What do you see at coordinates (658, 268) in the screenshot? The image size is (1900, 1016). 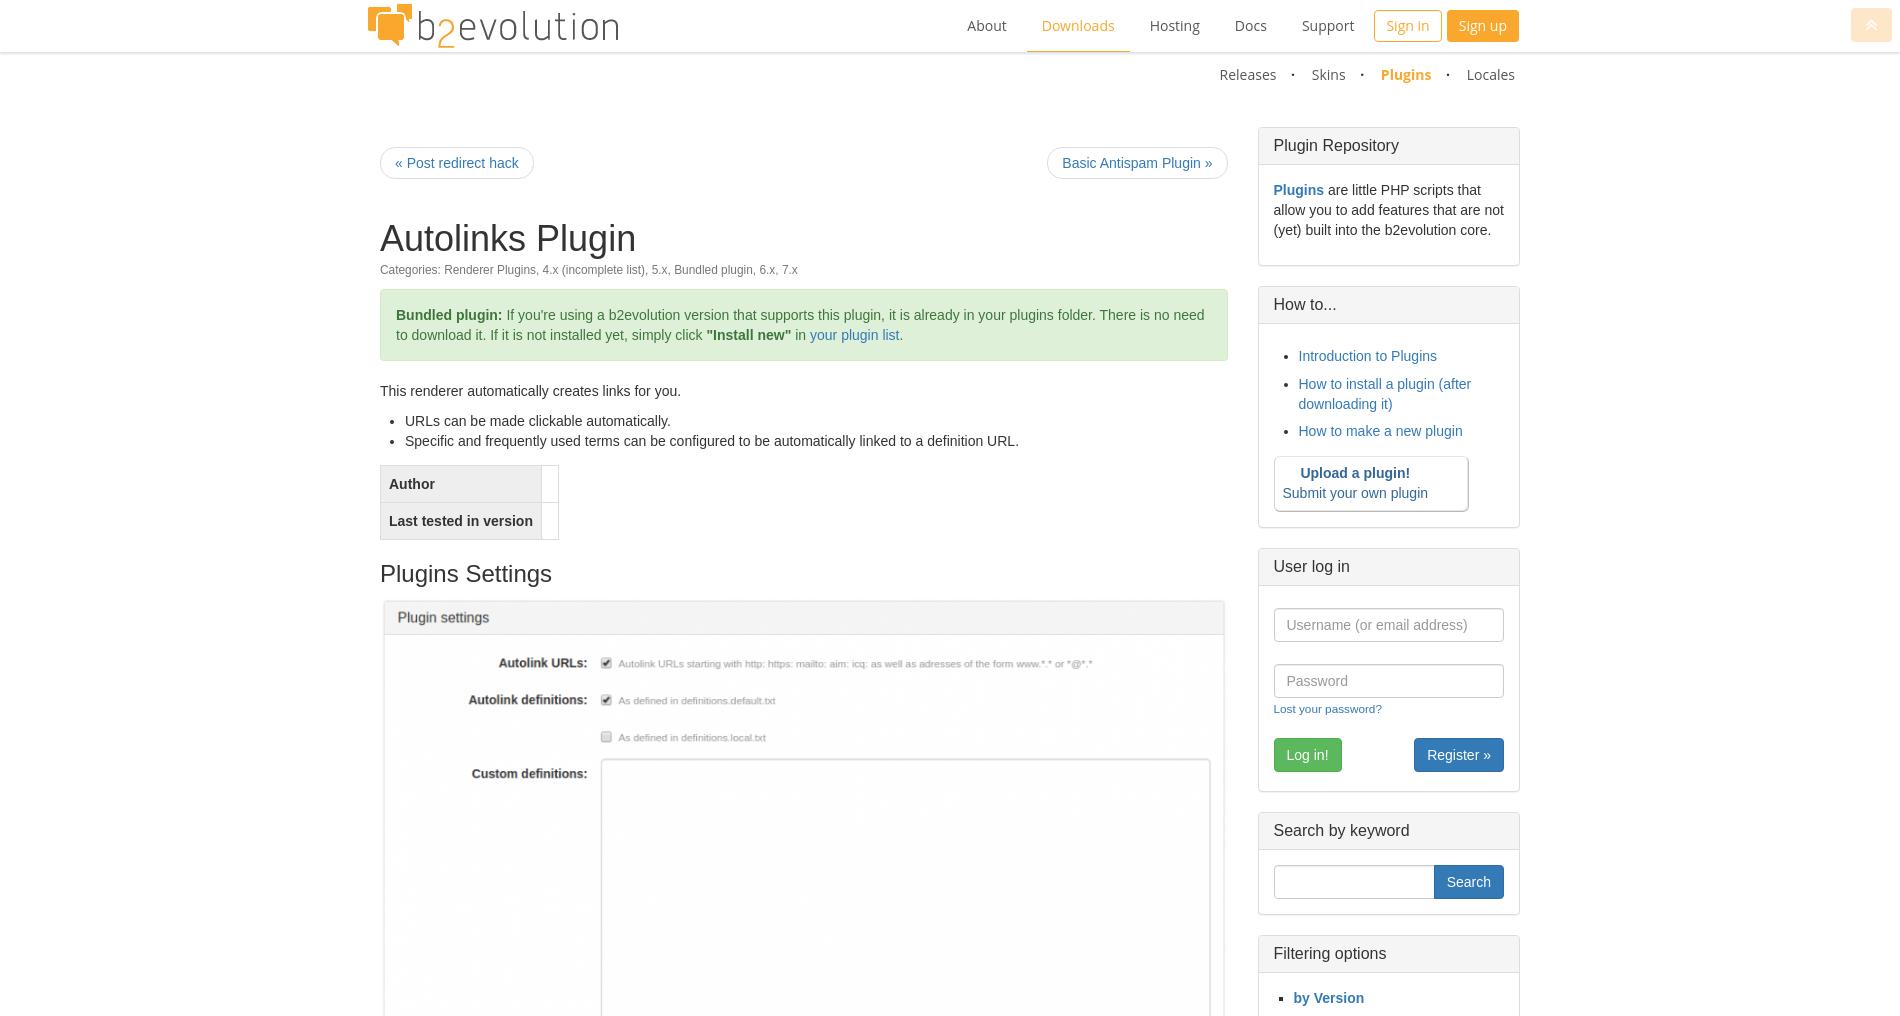 I see `'5.x'` at bounding box center [658, 268].